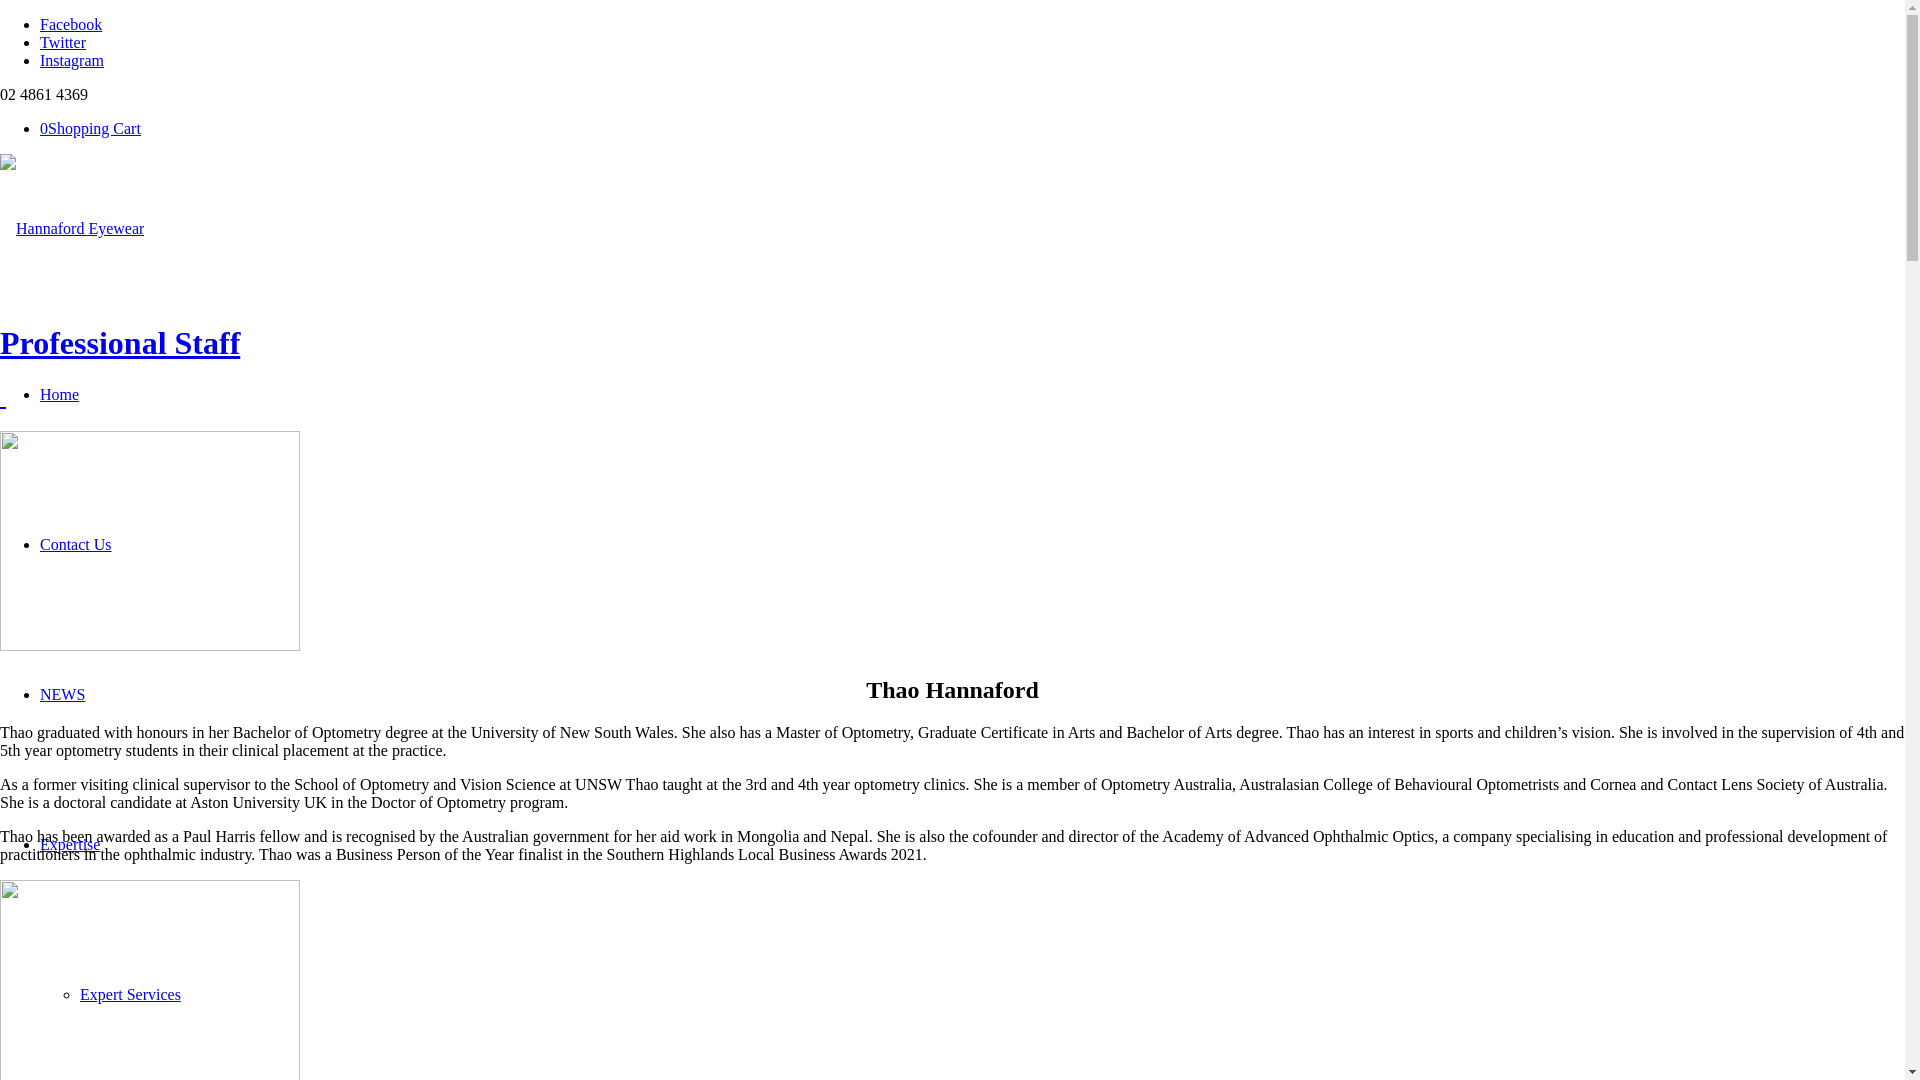  What do you see at coordinates (39, 128) in the screenshot?
I see `'0Shopping Cart'` at bounding box center [39, 128].